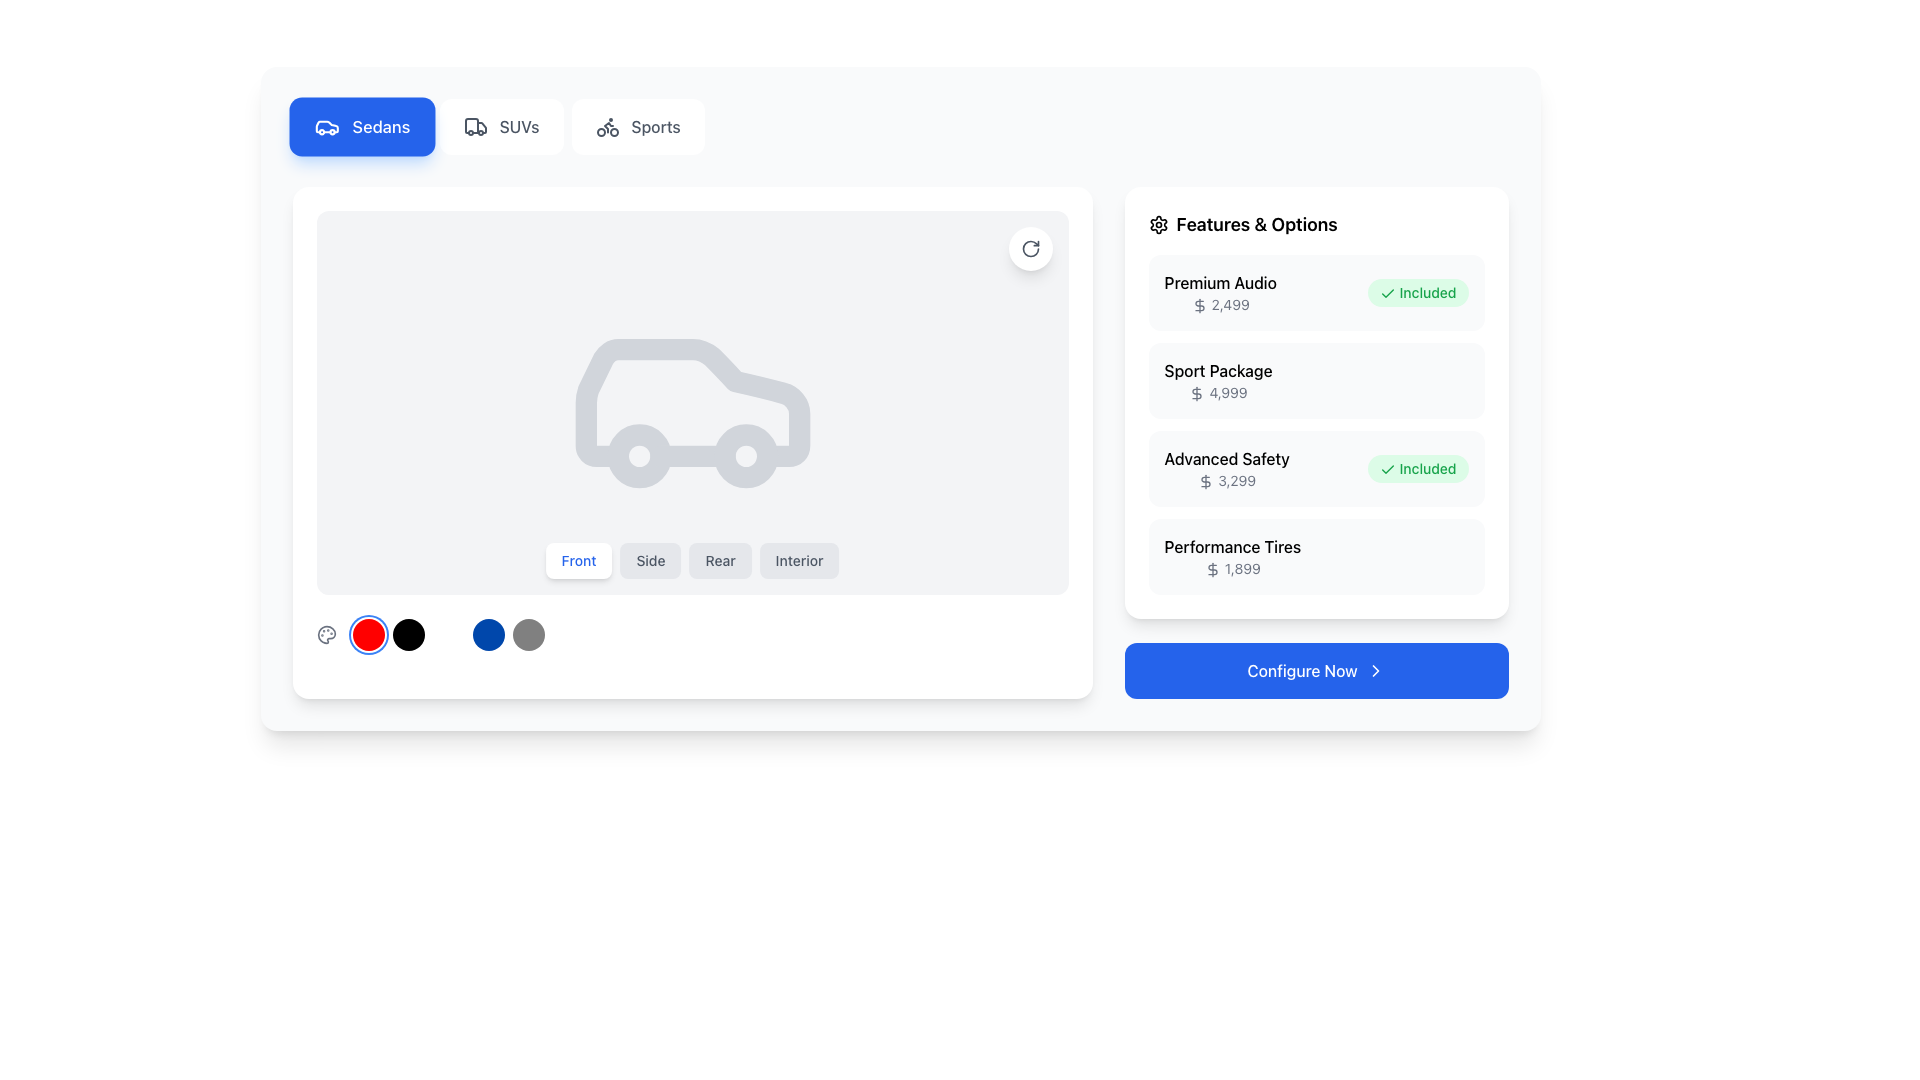 Image resolution: width=1920 pixels, height=1080 pixels. What do you see at coordinates (447, 635) in the screenshot?
I see `the third selectable color option circle located below the vehicle image on the left side` at bounding box center [447, 635].